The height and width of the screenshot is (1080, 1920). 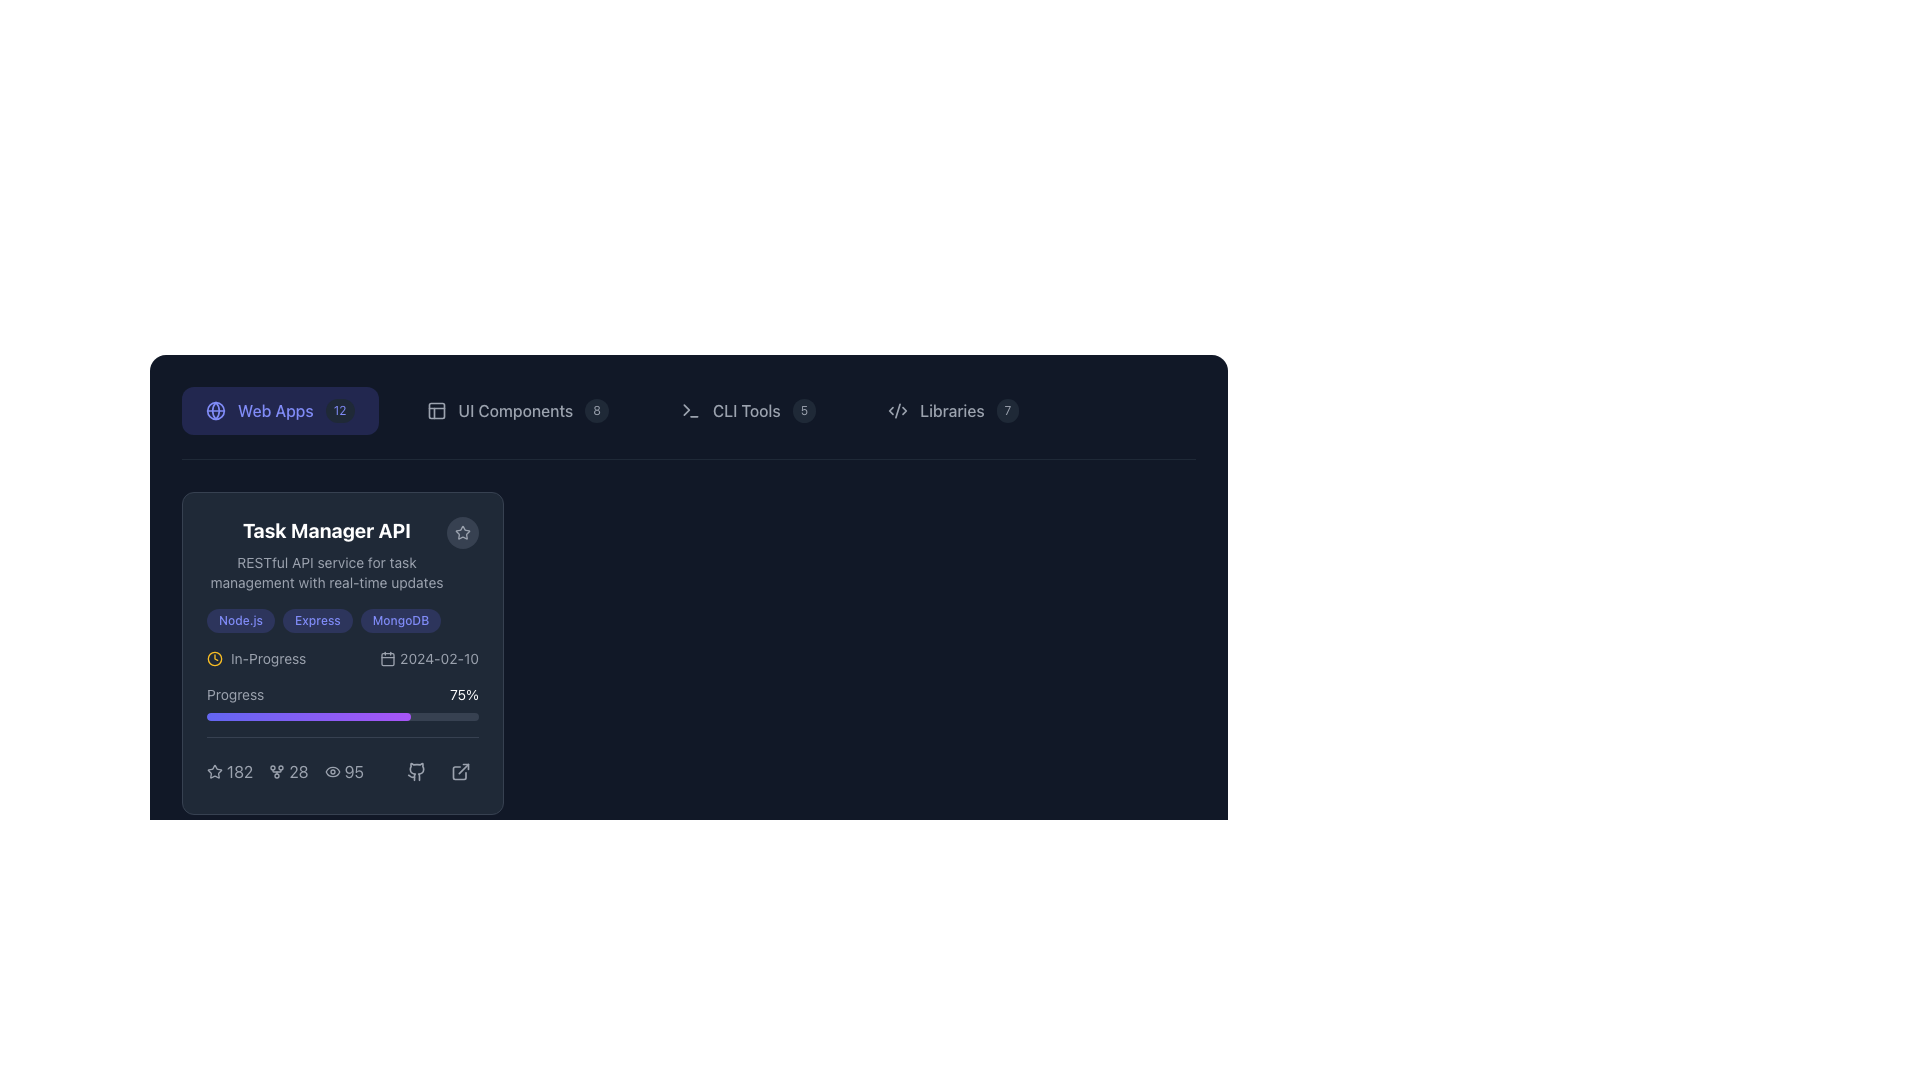 What do you see at coordinates (342, 701) in the screenshot?
I see `the Progress bar widget labeled 'Progress' with a percentage of '75%' located within the 'Task Manager API' card` at bounding box center [342, 701].